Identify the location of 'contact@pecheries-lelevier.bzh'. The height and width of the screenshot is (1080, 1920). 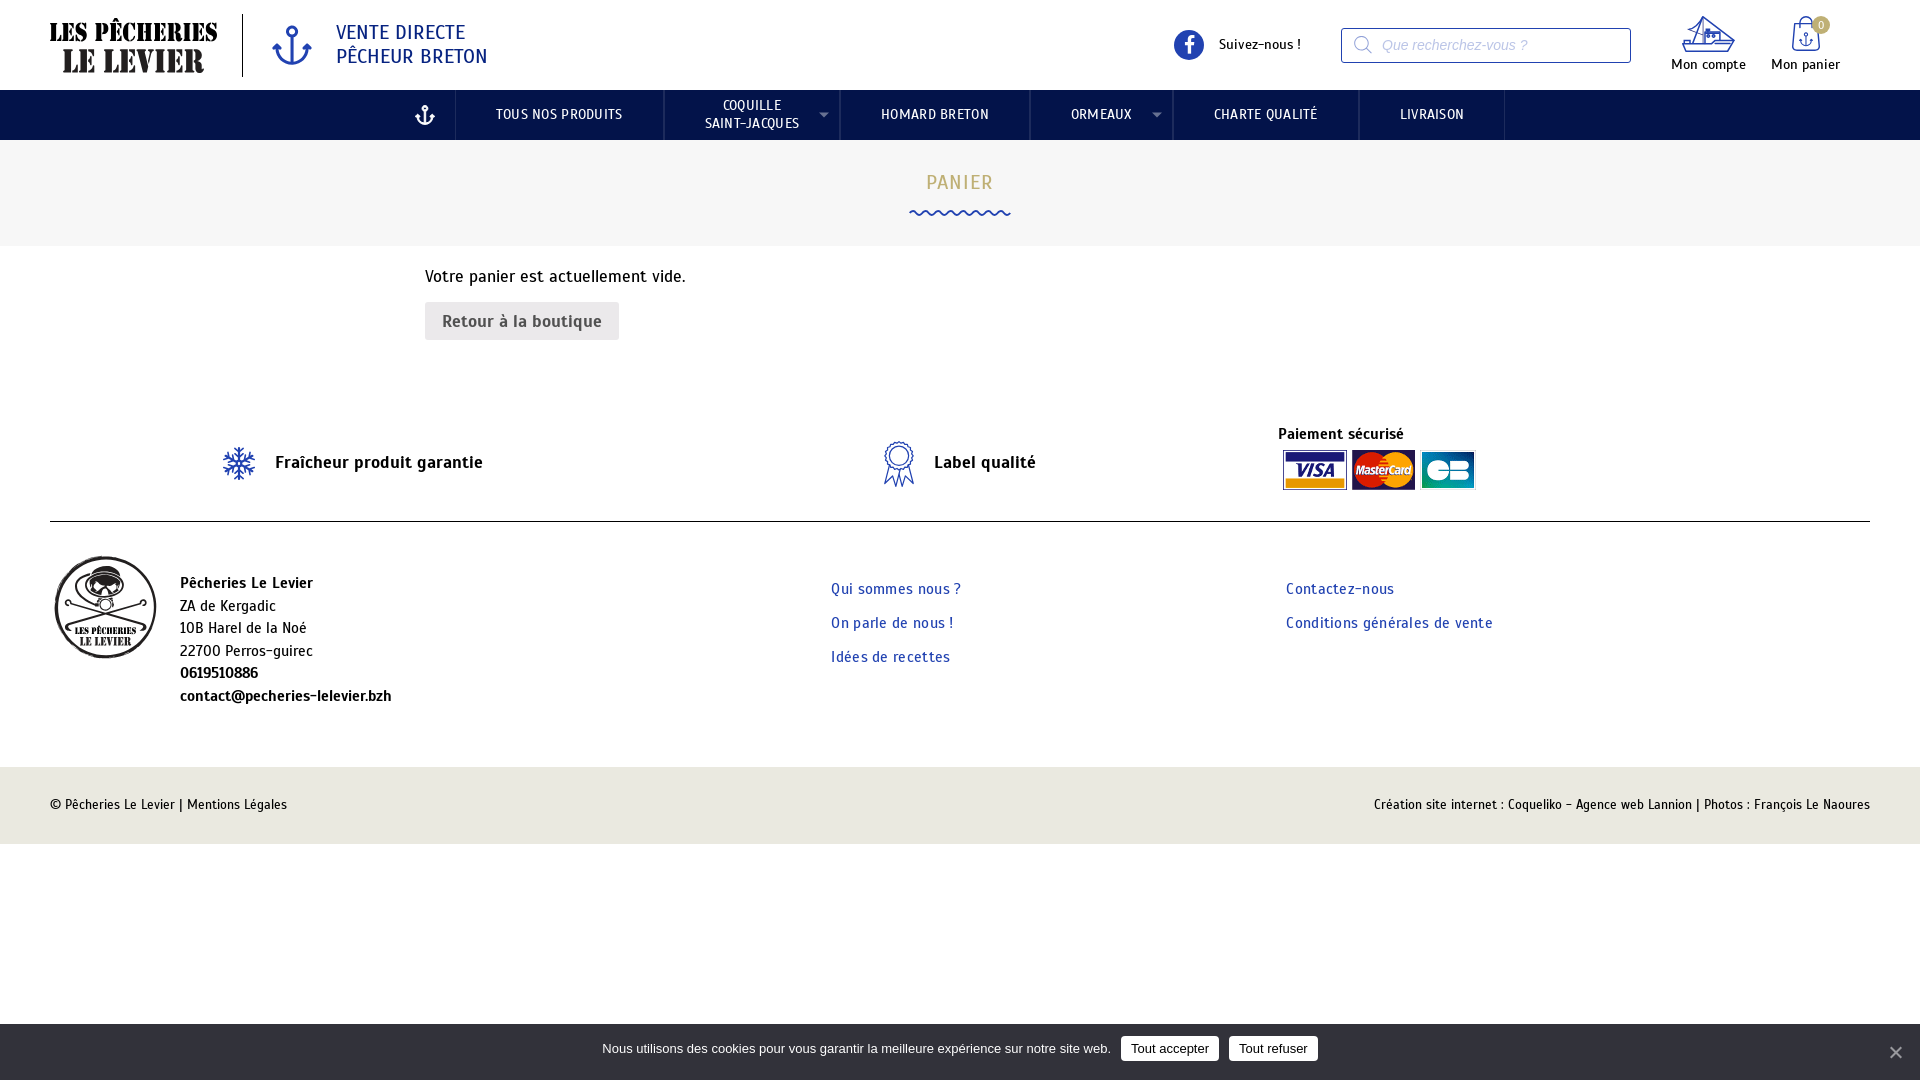
(180, 695).